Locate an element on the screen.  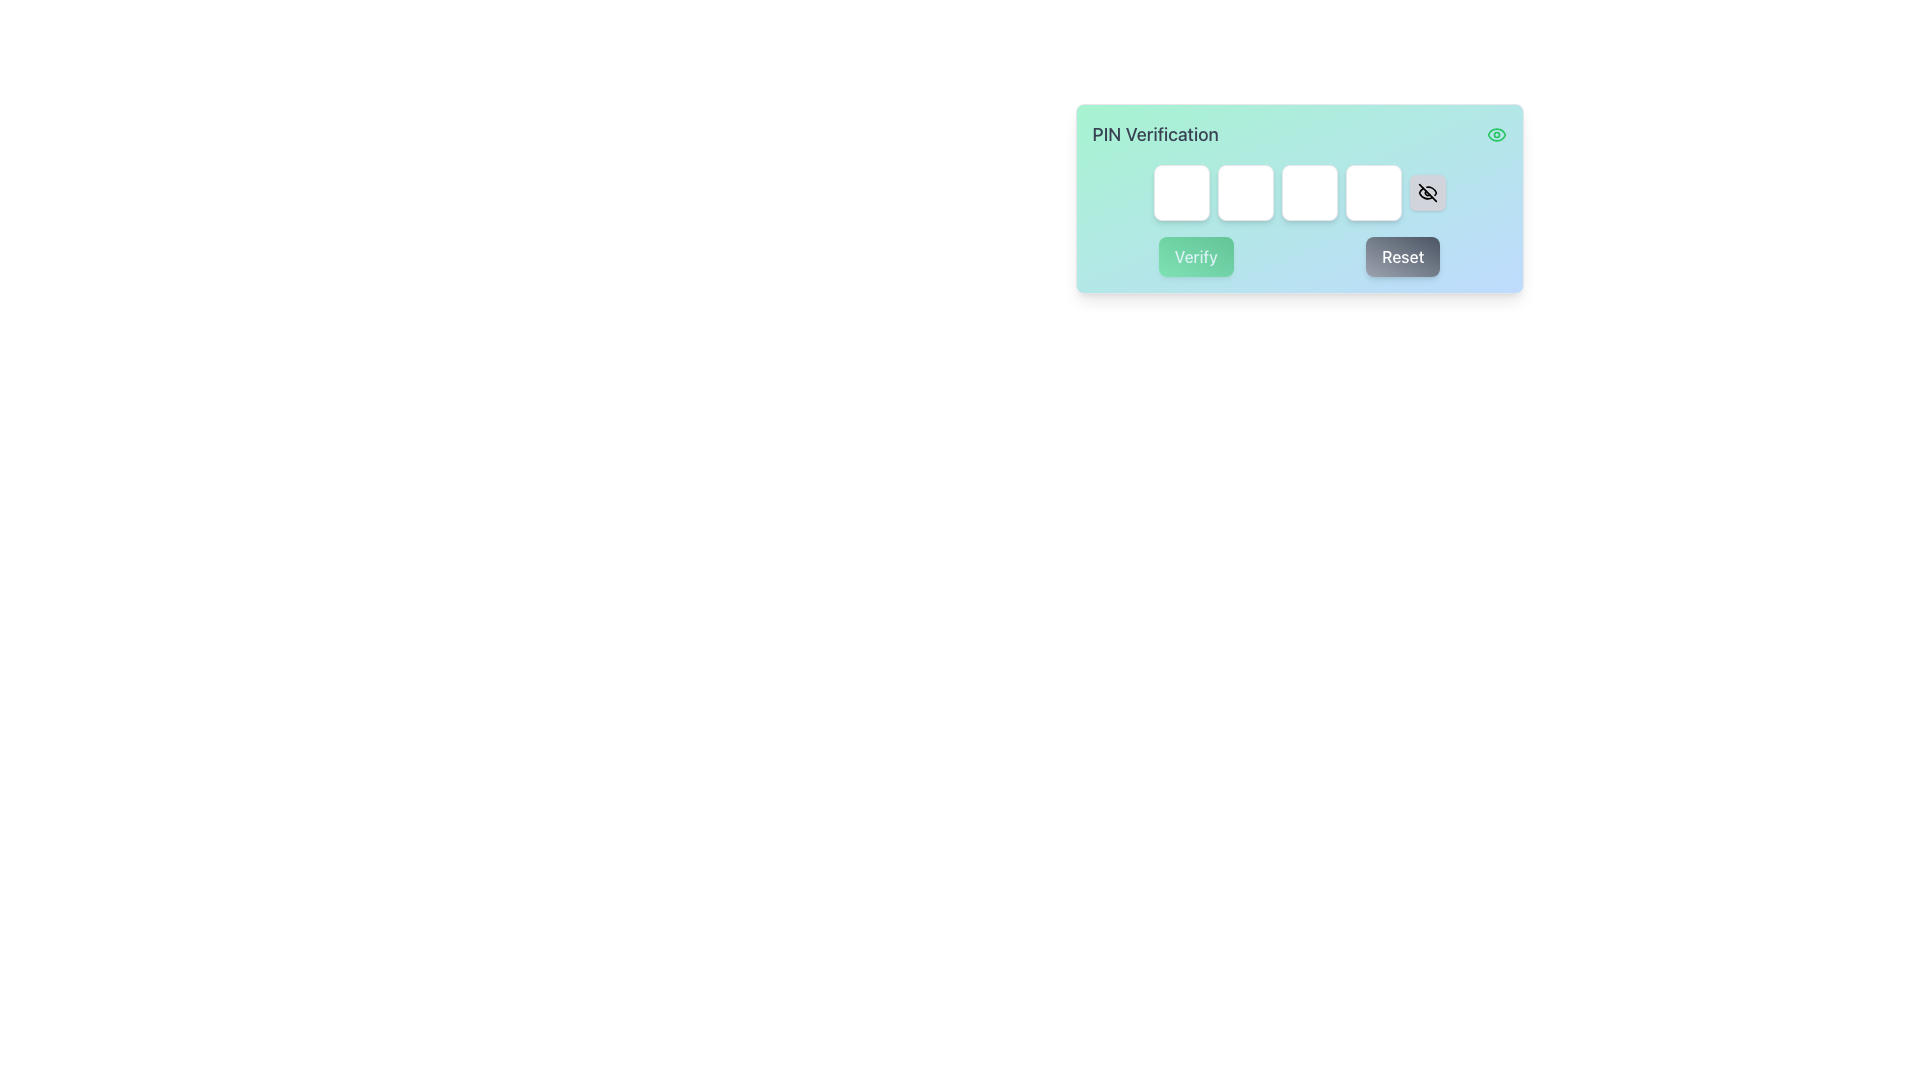
the 'Reset' button, which is a standard button with rounded corners and a gradient background, located to the right of the 'Verify' button in a horizontal layout is located at coordinates (1401, 256).